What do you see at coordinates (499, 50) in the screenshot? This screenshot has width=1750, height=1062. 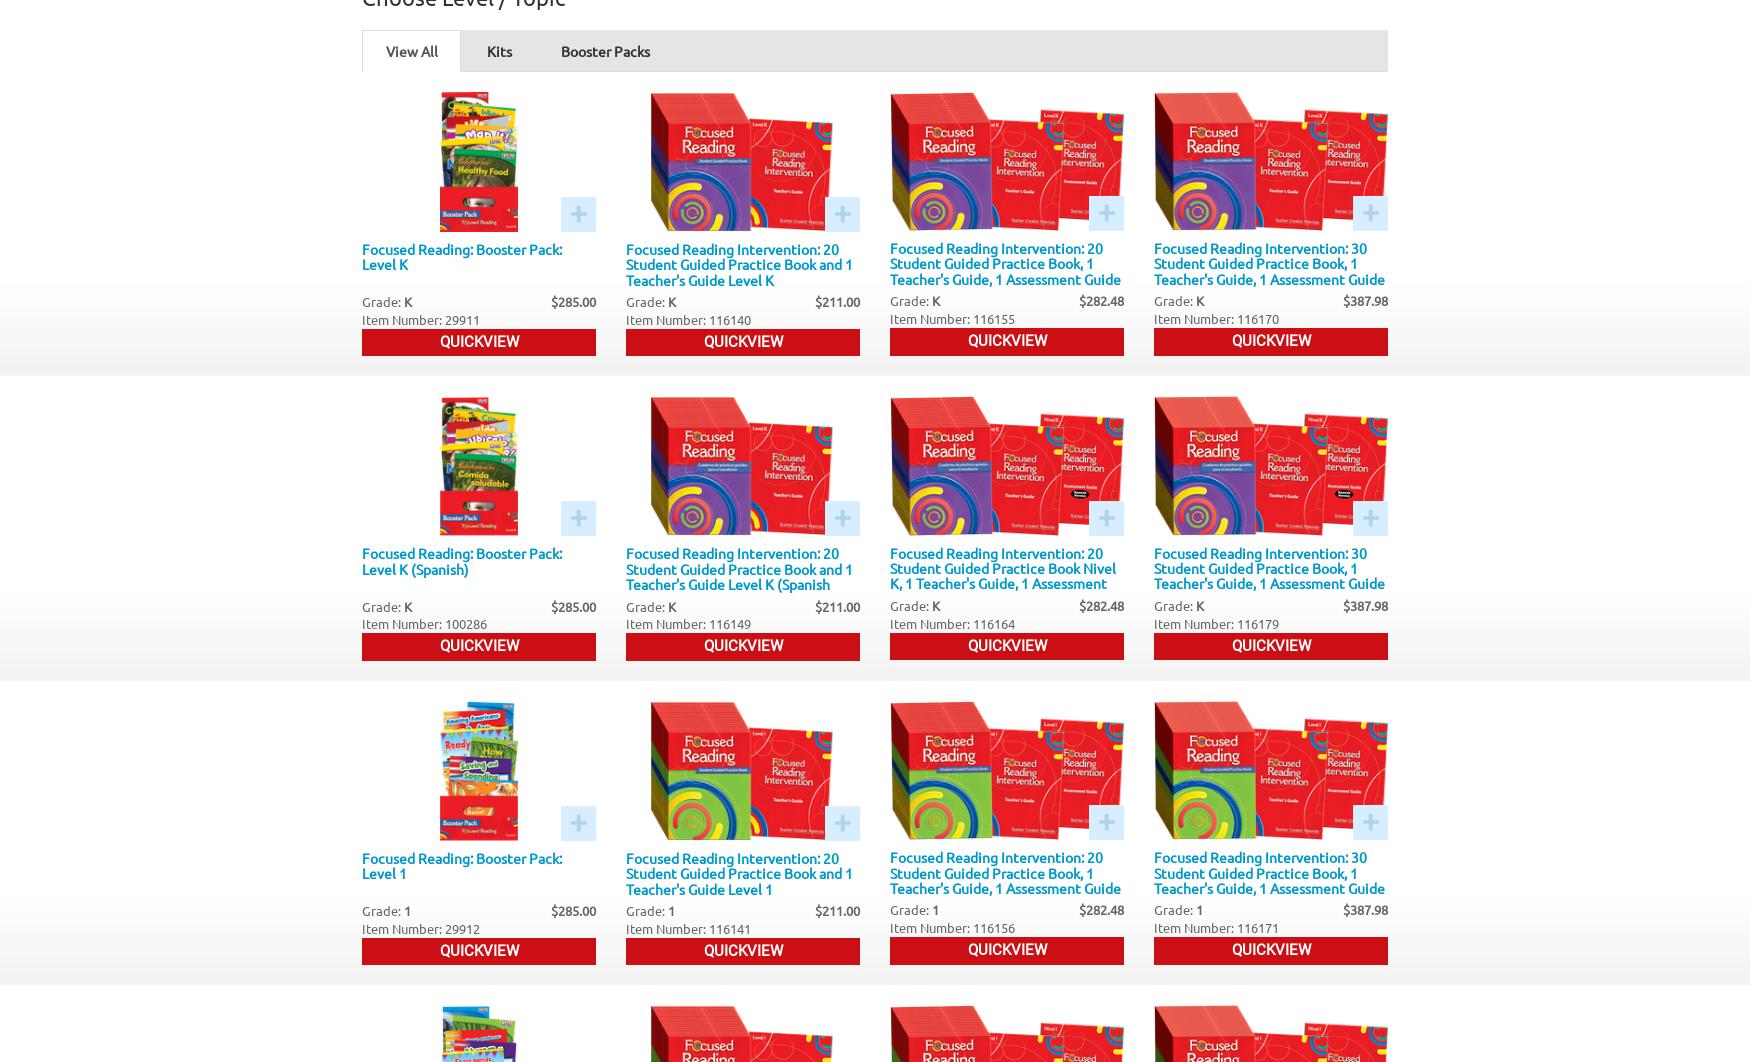 I see `'Kits'` at bounding box center [499, 50].